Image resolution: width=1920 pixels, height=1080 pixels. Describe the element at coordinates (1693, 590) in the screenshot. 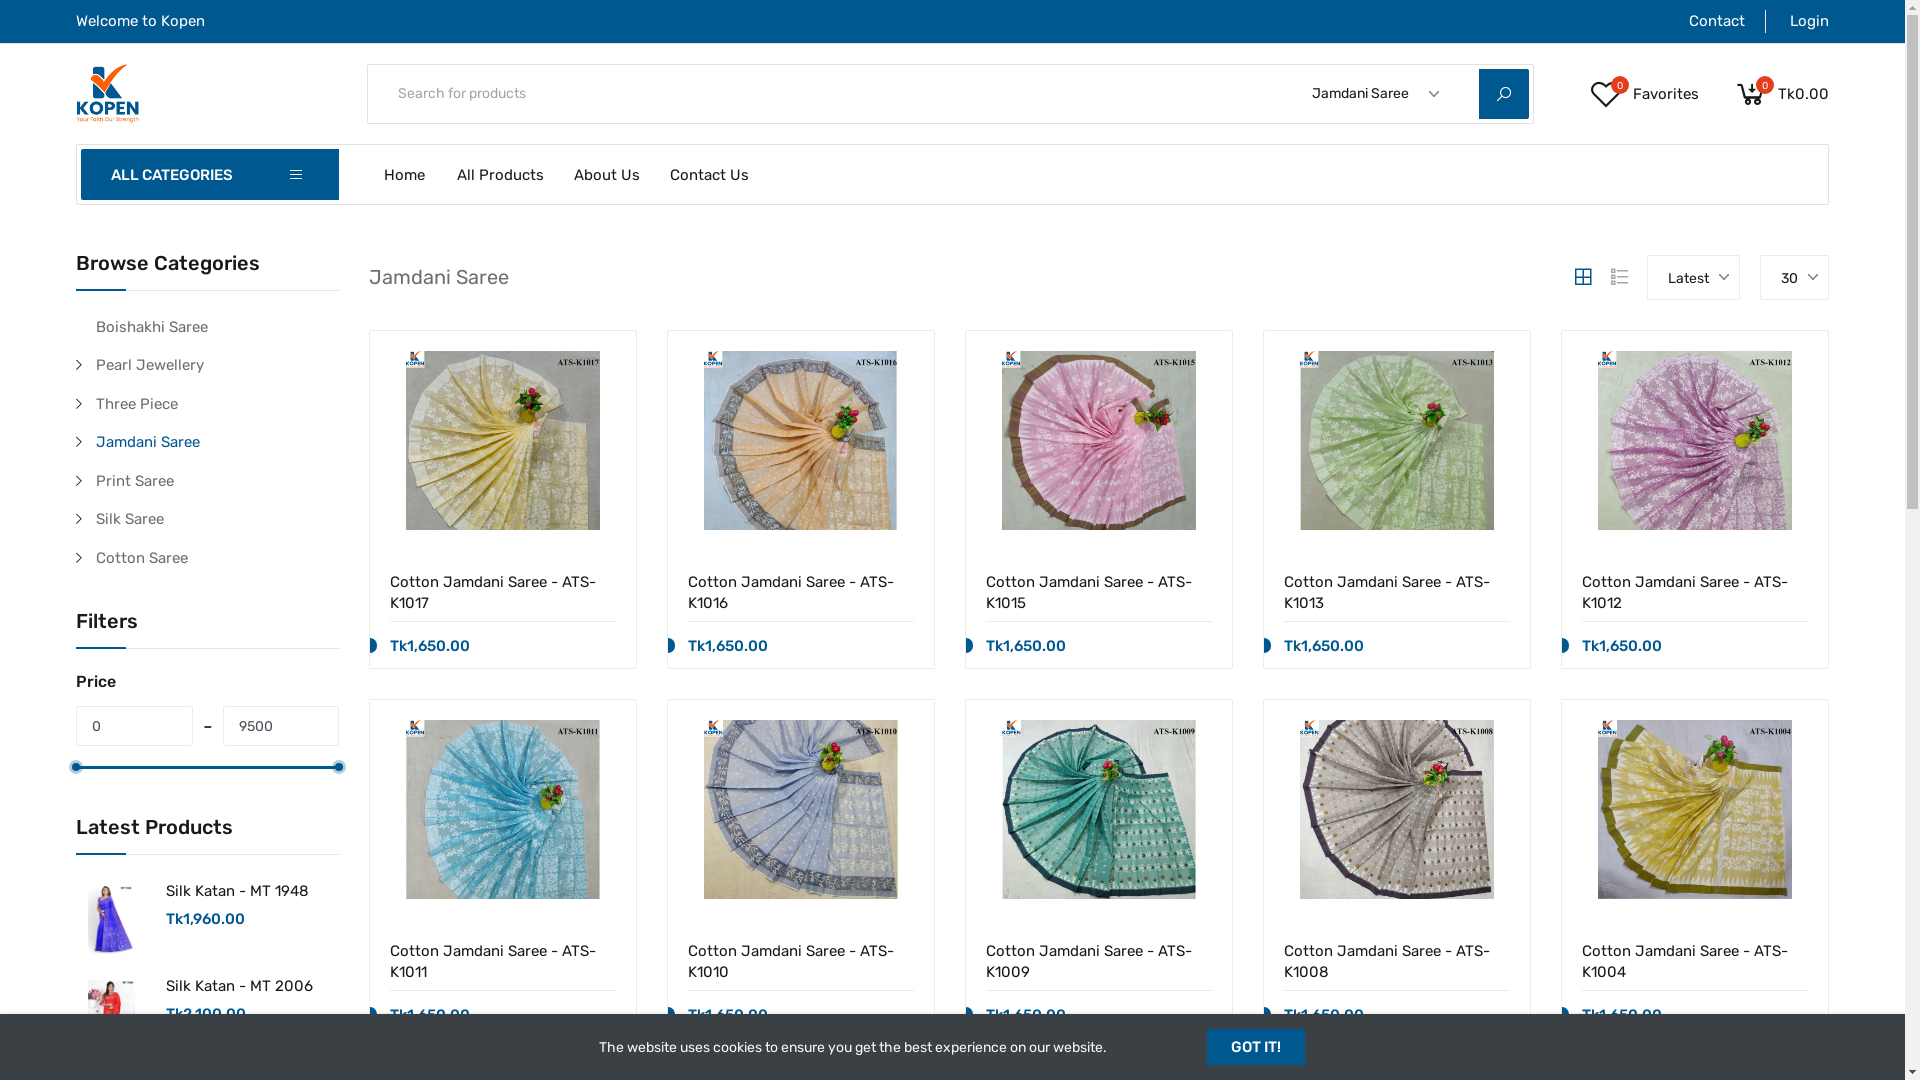

I see `'Cotton Jamdani Saree - ATS-K1012'` at that location.